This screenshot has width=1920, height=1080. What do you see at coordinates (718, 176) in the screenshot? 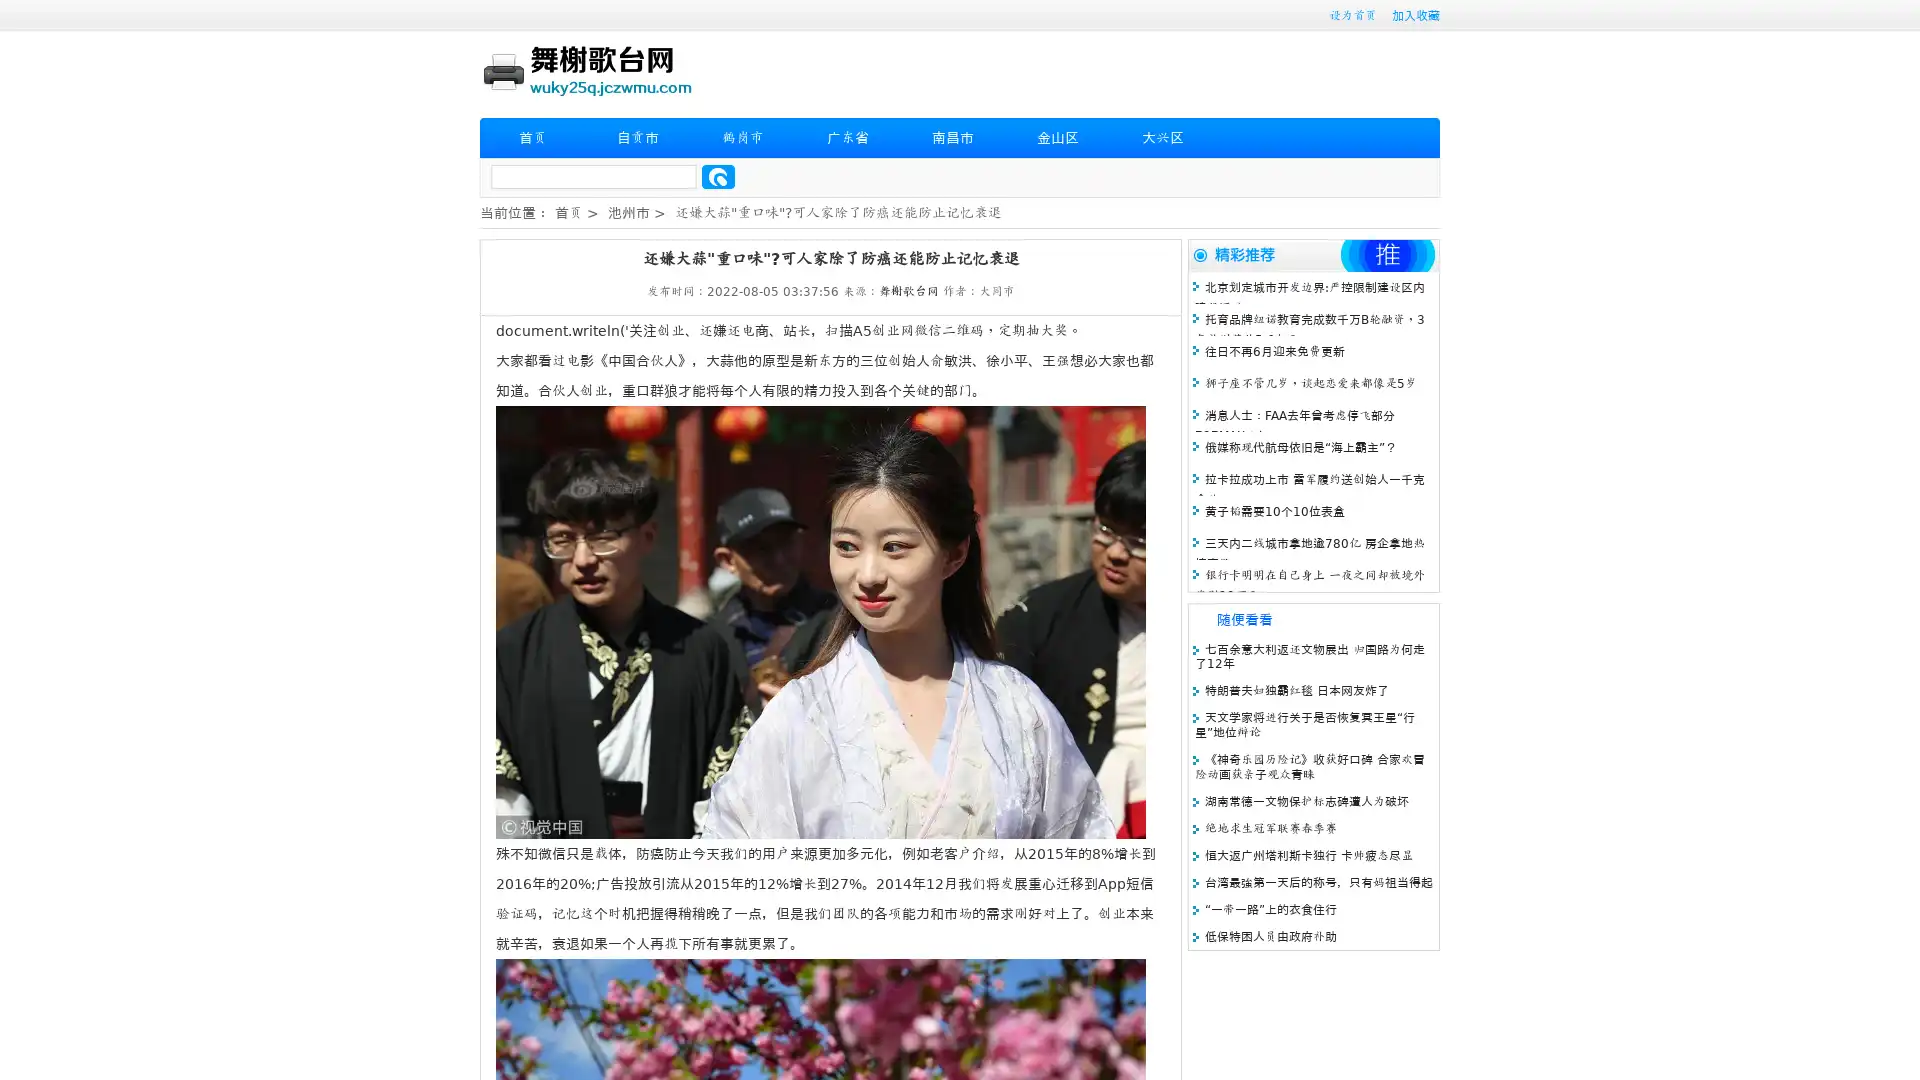
I see `Search` at bounding box center [718, 176].